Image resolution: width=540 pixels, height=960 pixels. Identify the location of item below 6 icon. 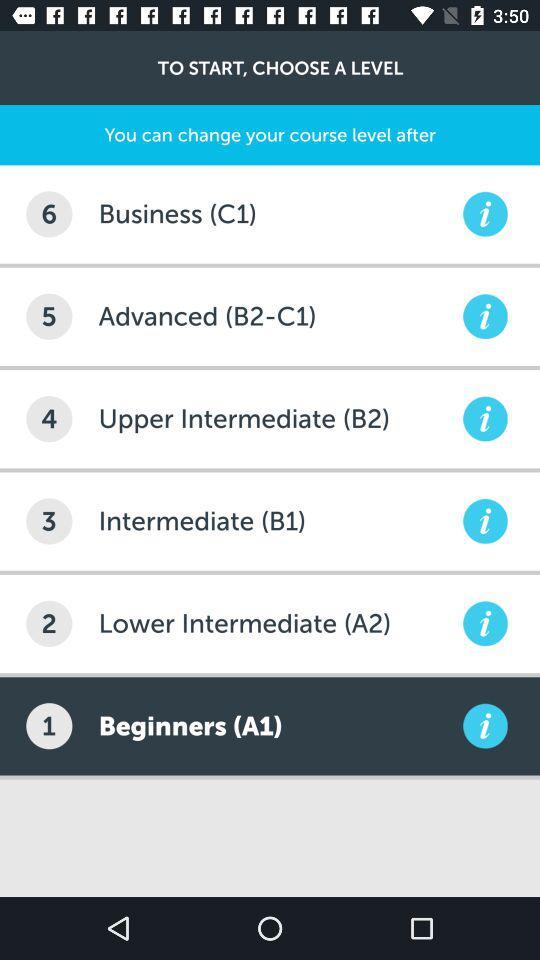
(49, 316).